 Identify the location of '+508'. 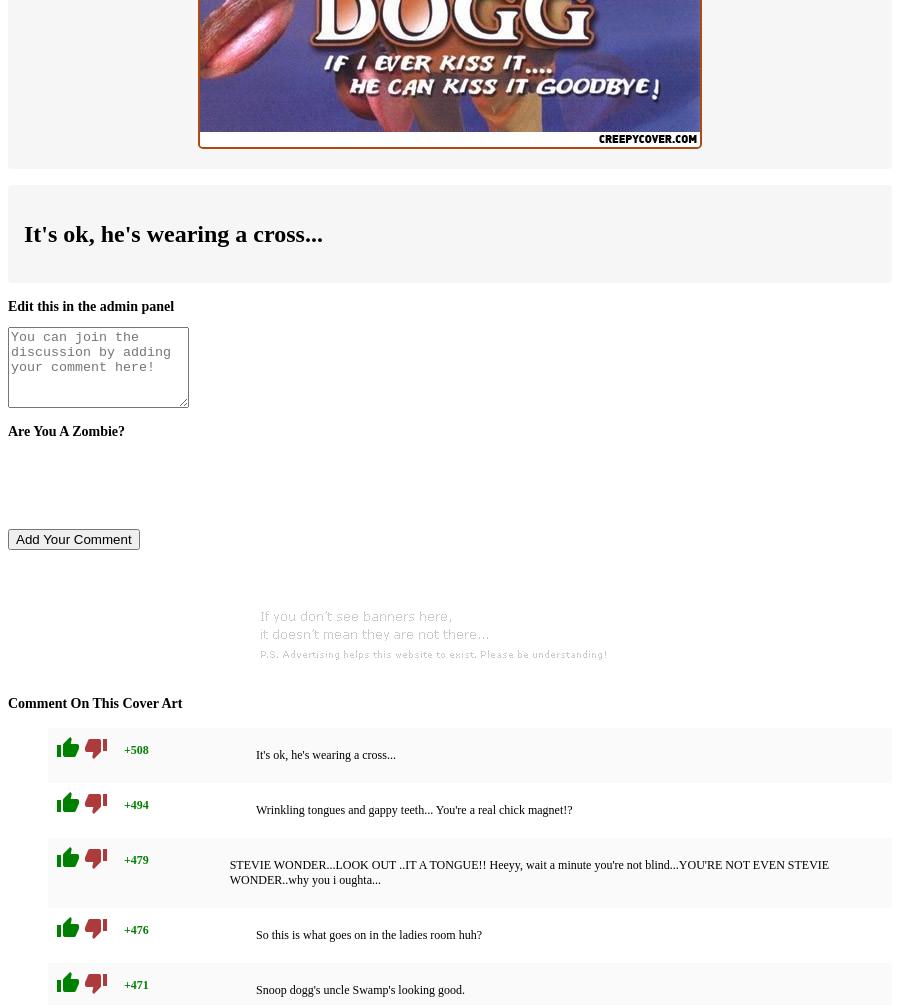
(135, 749).